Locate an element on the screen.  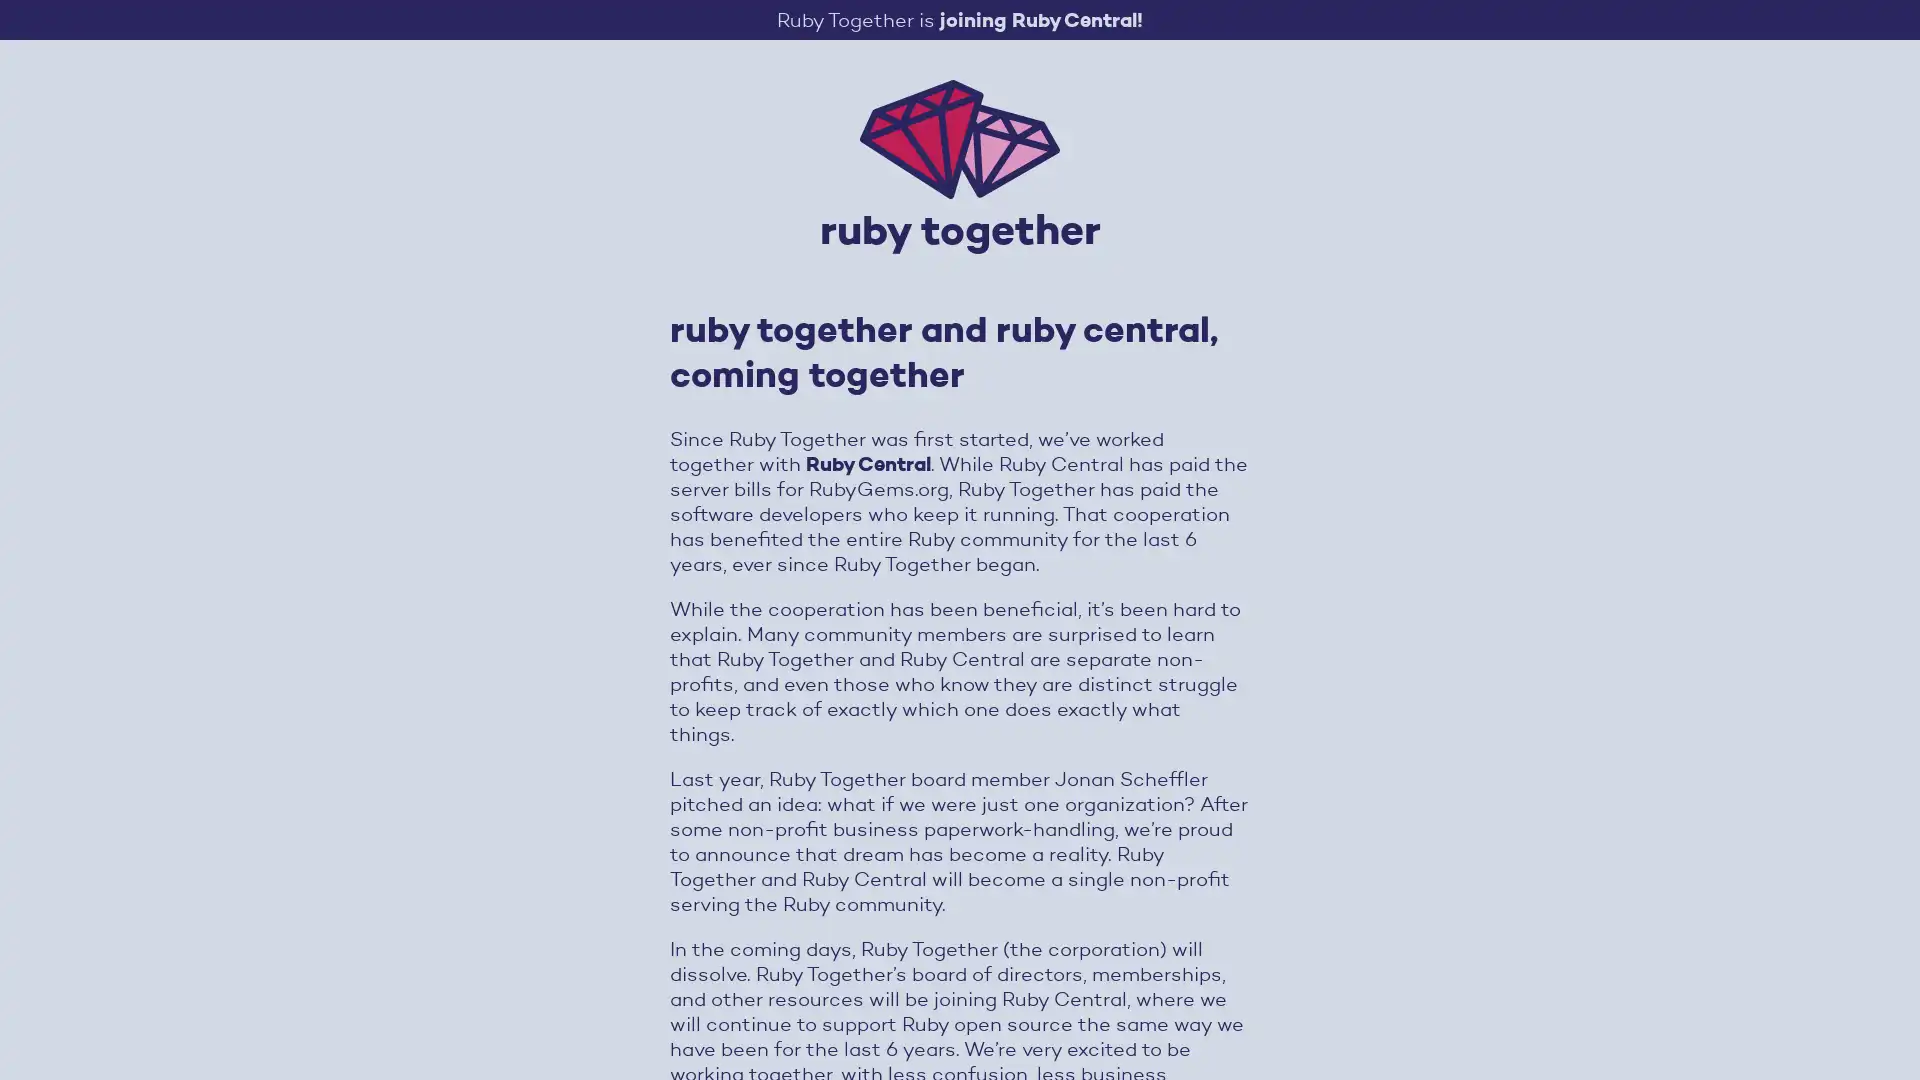
Open Intercom Messenger is located at coordinates (1869, 1029).